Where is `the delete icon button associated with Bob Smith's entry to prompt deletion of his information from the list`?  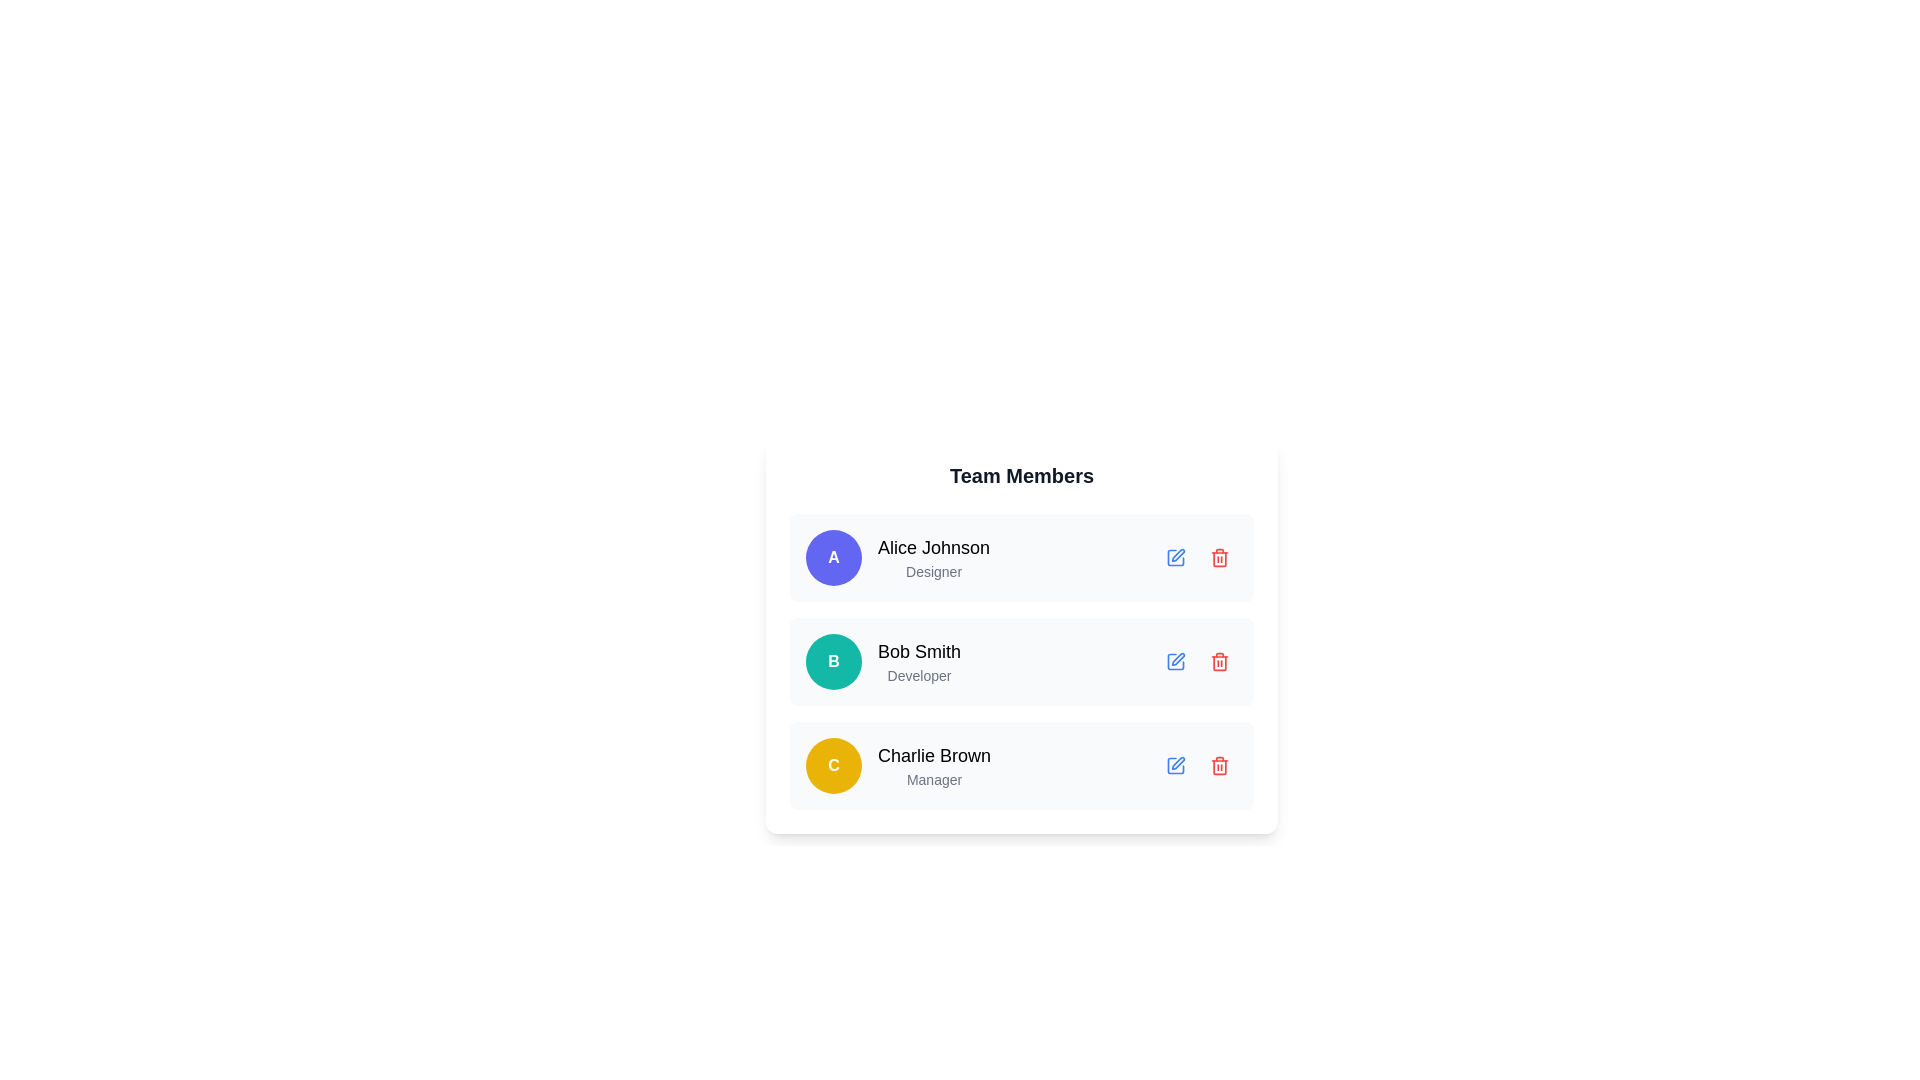 the delete icon button associated with Bob Smith's entry to prompt deletion of his information from the list is located at coordinates (1218, 662).